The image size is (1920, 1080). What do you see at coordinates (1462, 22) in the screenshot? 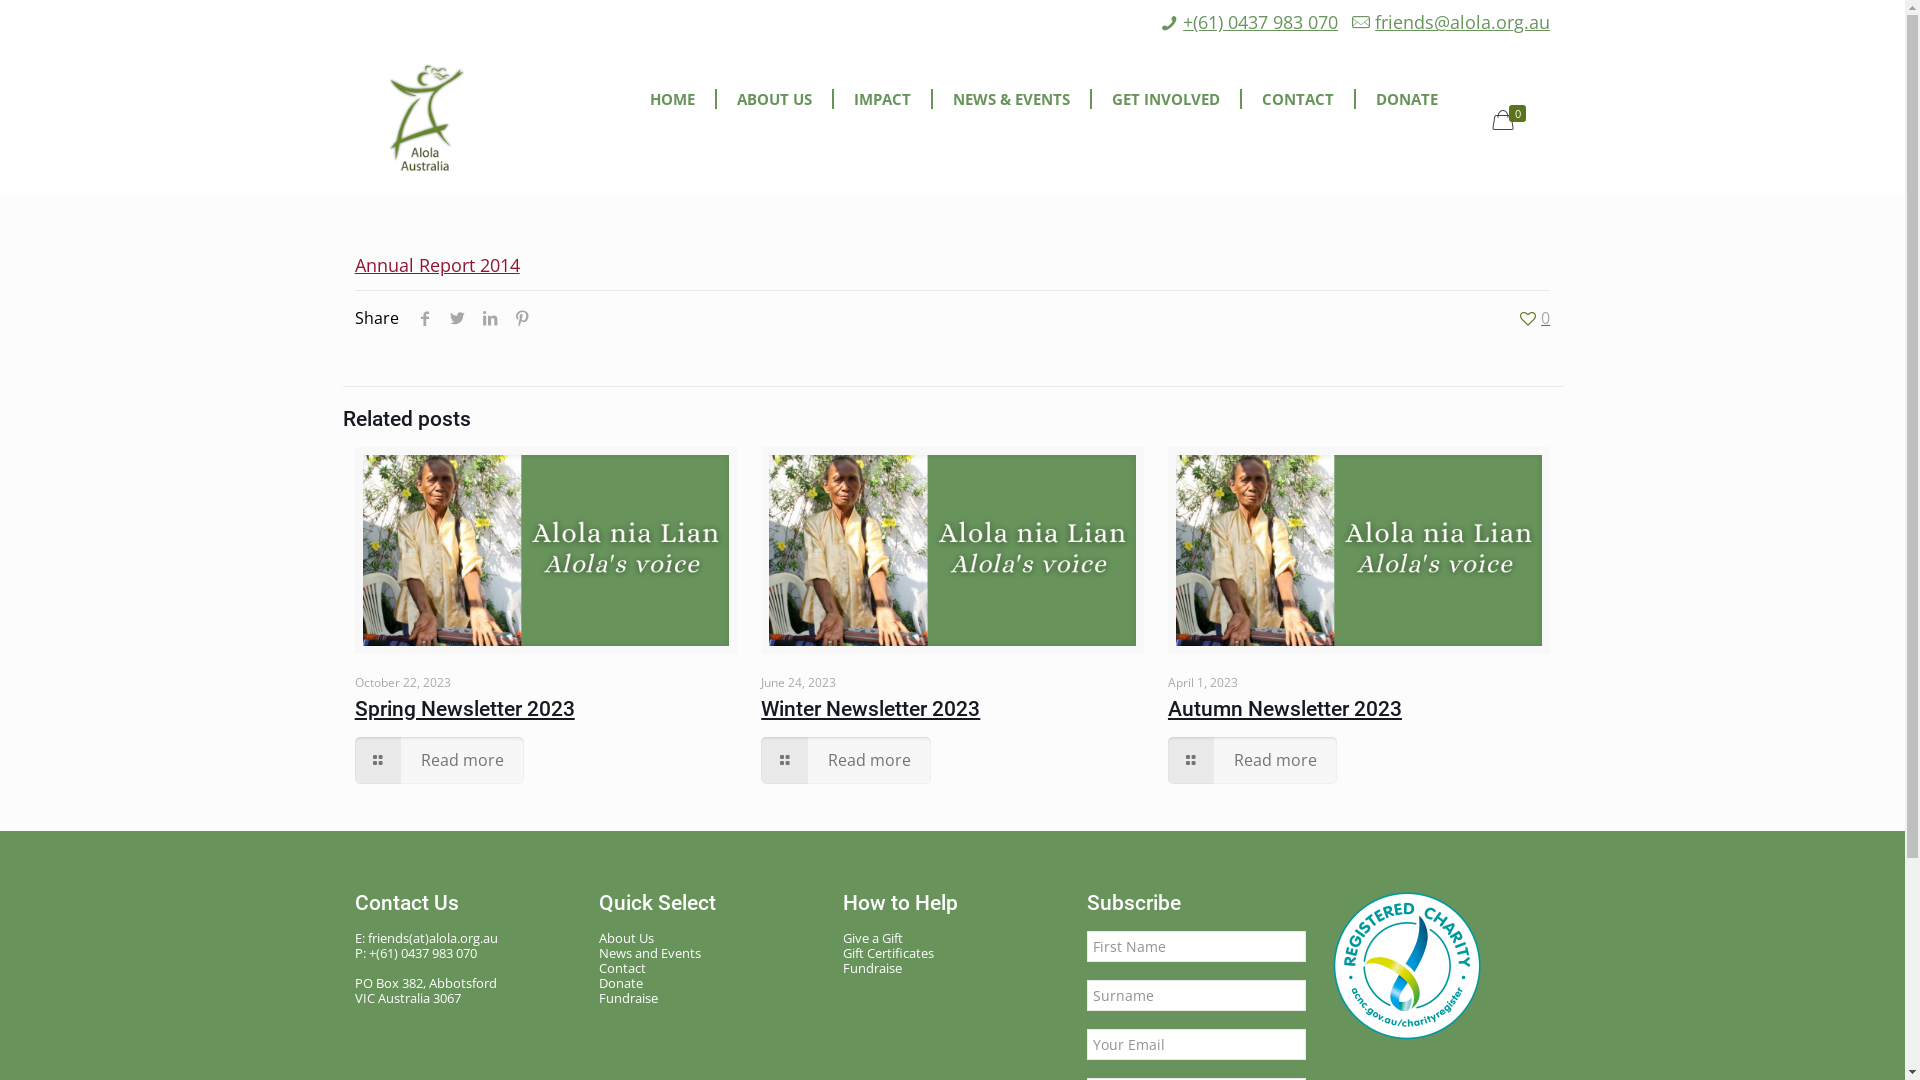
I see `'friends@alola.org.au'` at bounding box center [1462, 22].